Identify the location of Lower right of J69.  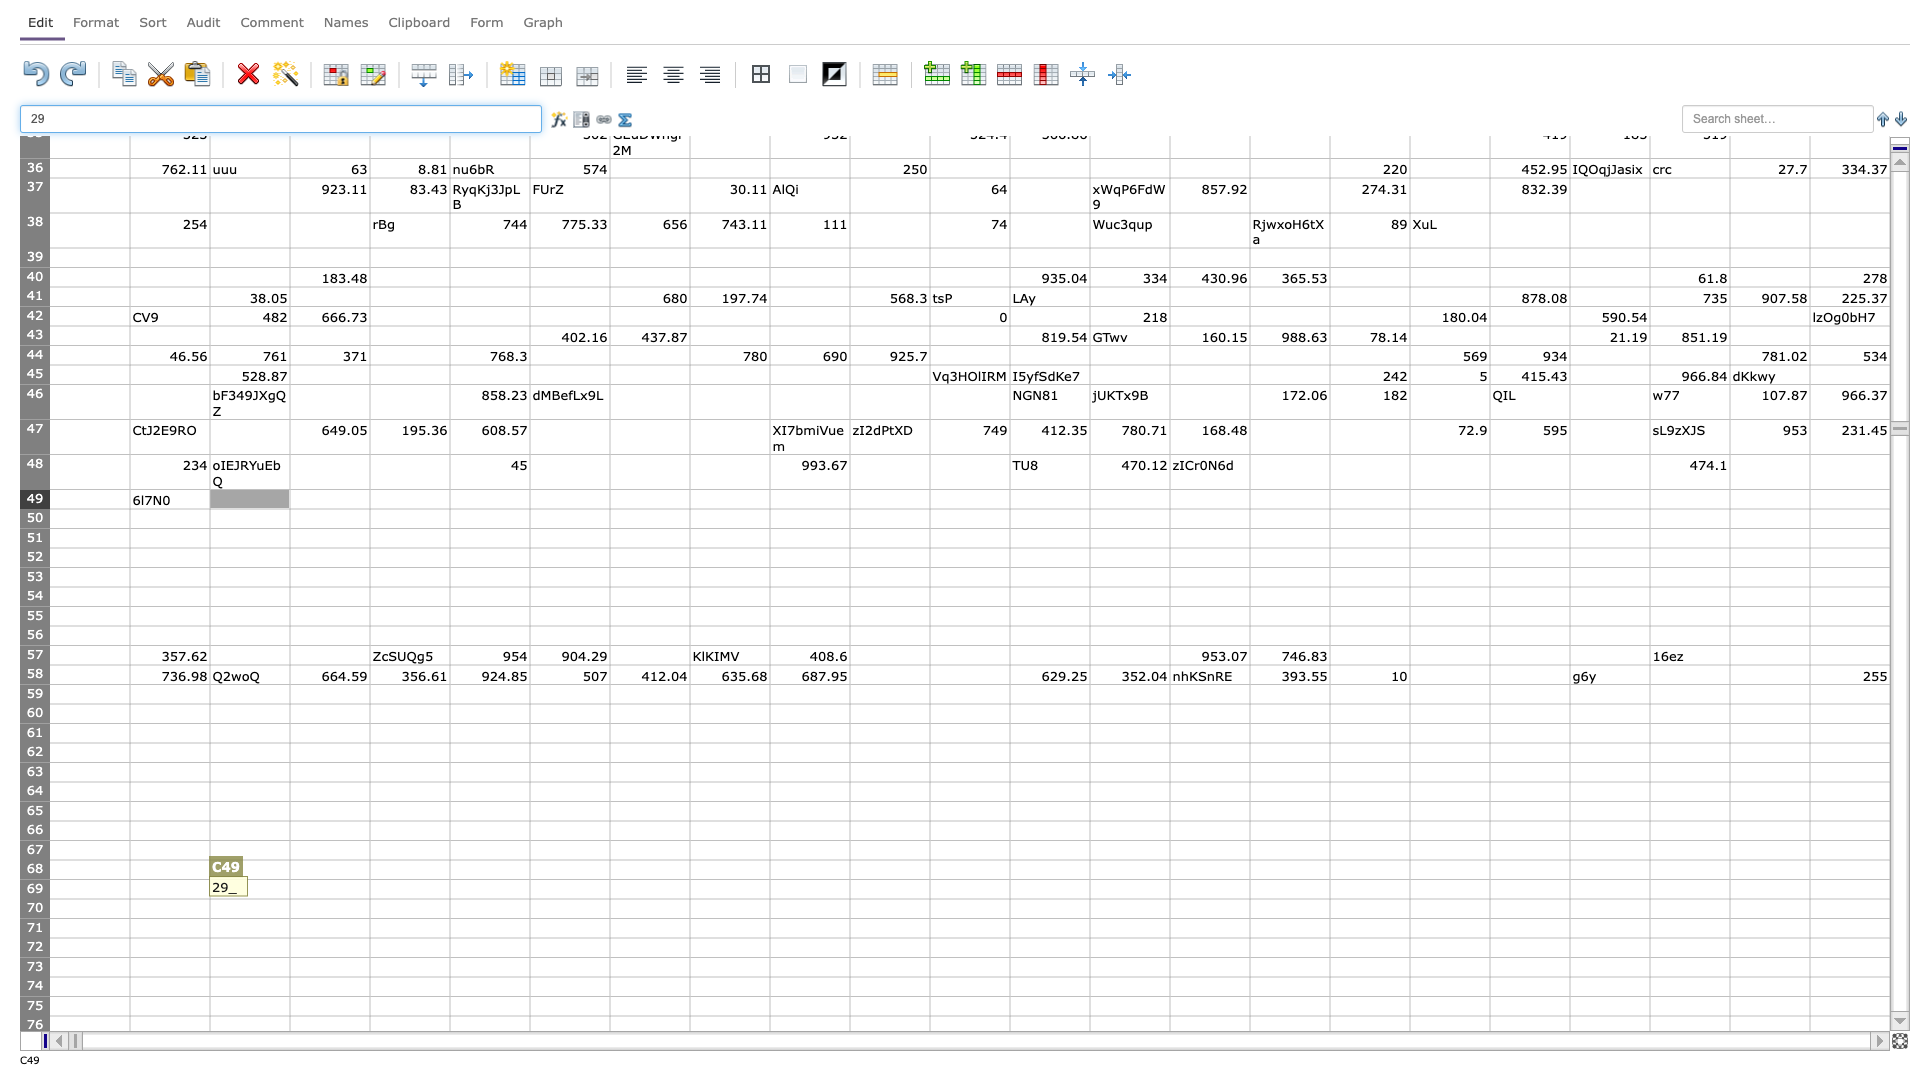
(849, 897).